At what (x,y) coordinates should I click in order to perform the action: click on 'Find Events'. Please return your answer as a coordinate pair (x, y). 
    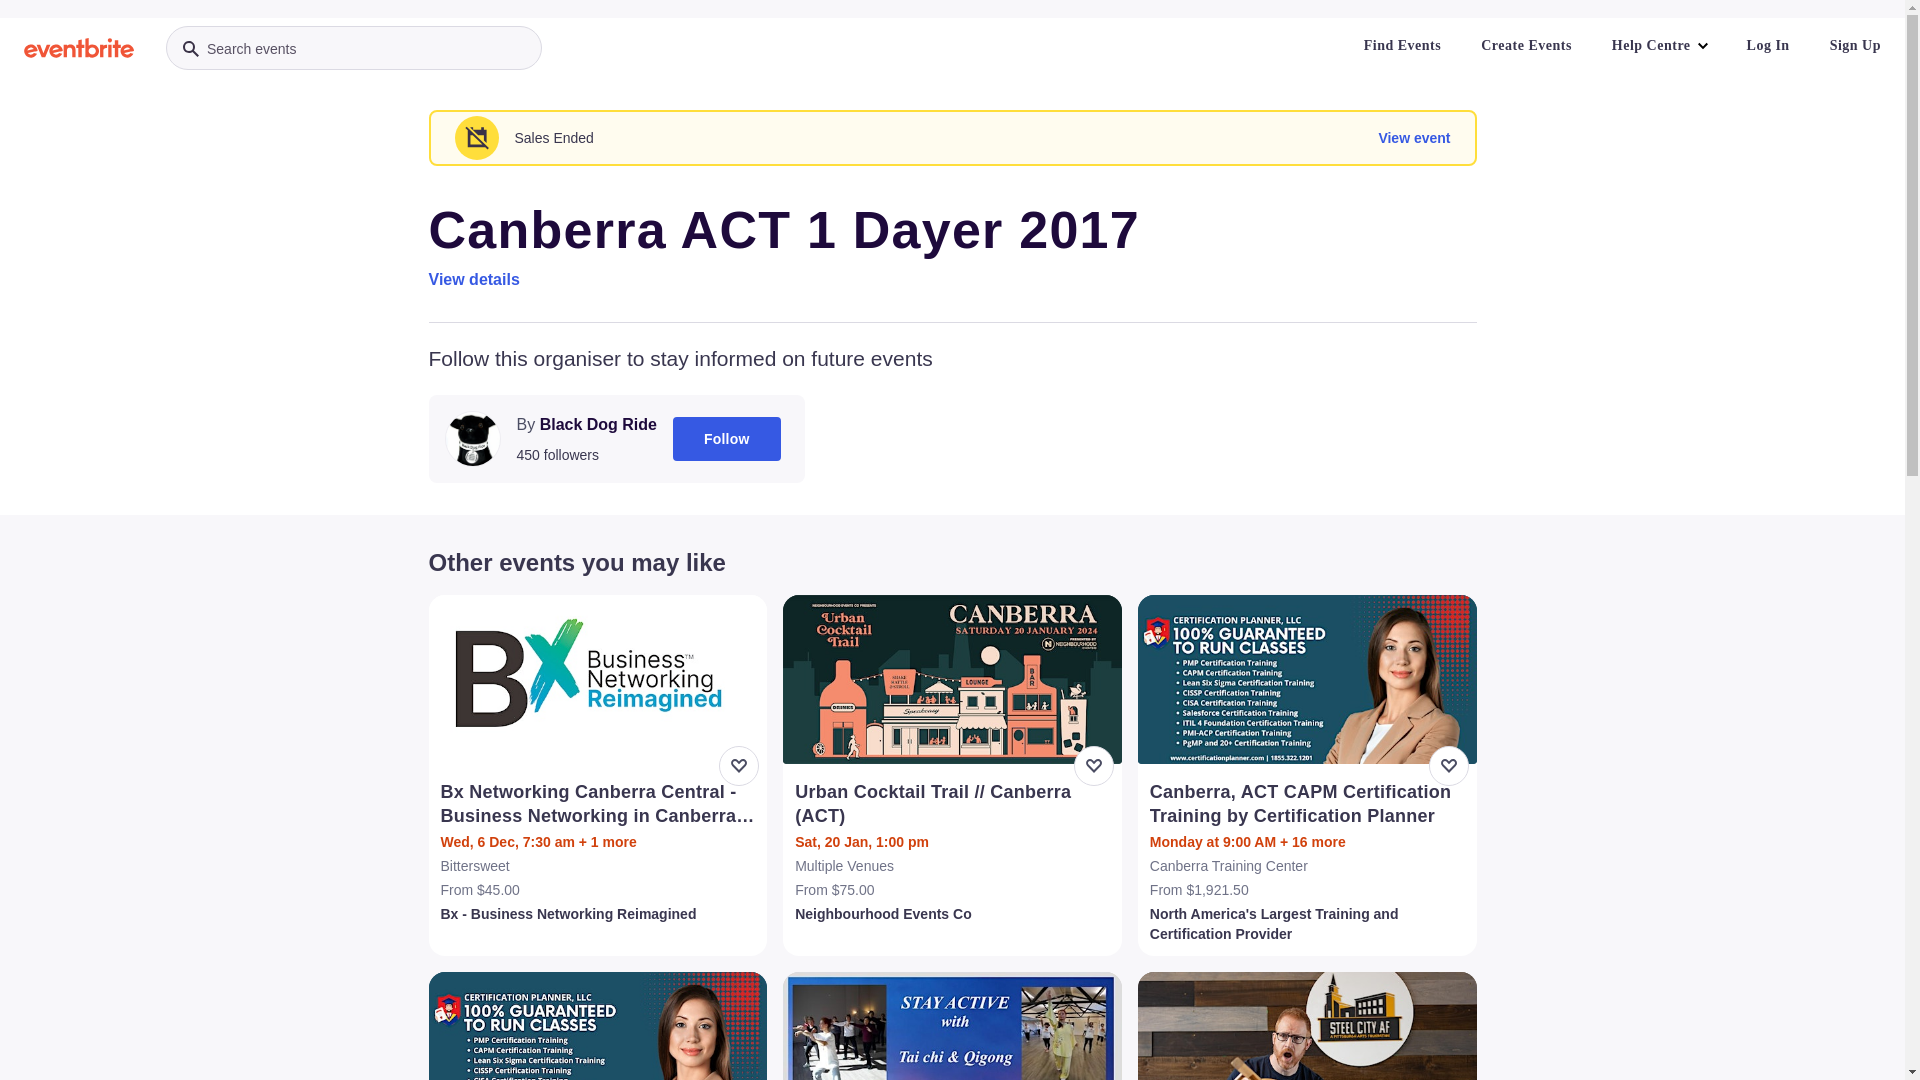
    Looking at the image, I should click on (1401, 45).